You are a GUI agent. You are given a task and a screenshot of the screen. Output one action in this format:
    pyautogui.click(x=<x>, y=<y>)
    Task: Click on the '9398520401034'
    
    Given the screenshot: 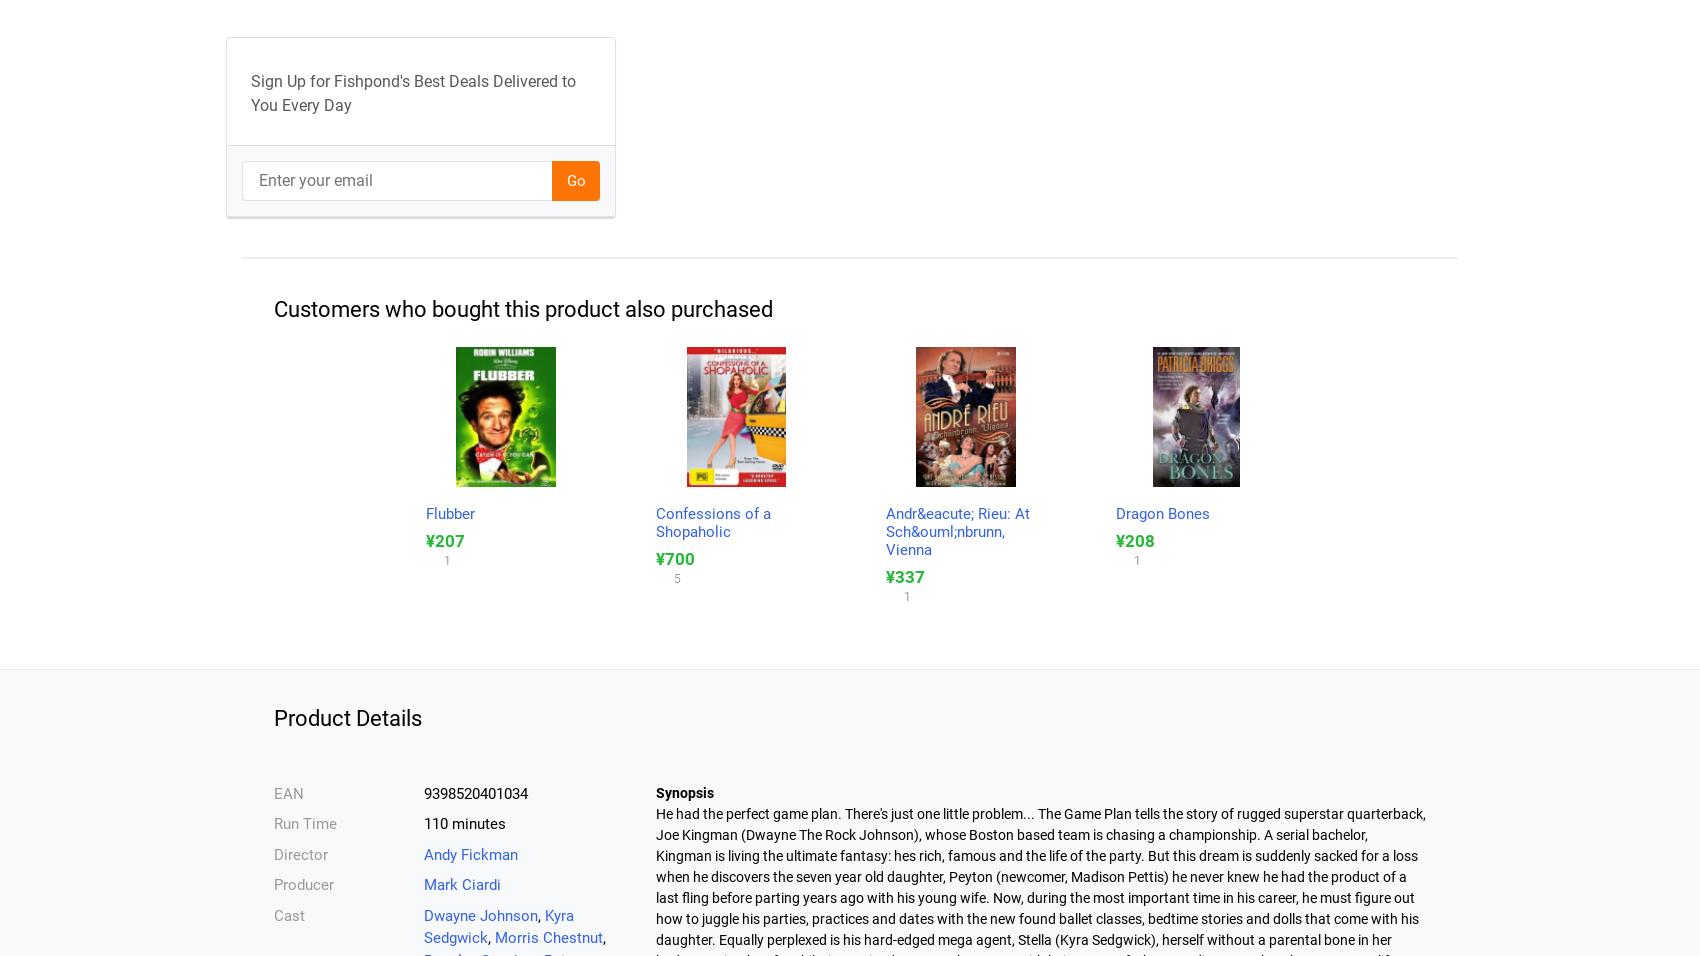 What is the action you would take?
    pyautogui.click(x=476, y=792)
    